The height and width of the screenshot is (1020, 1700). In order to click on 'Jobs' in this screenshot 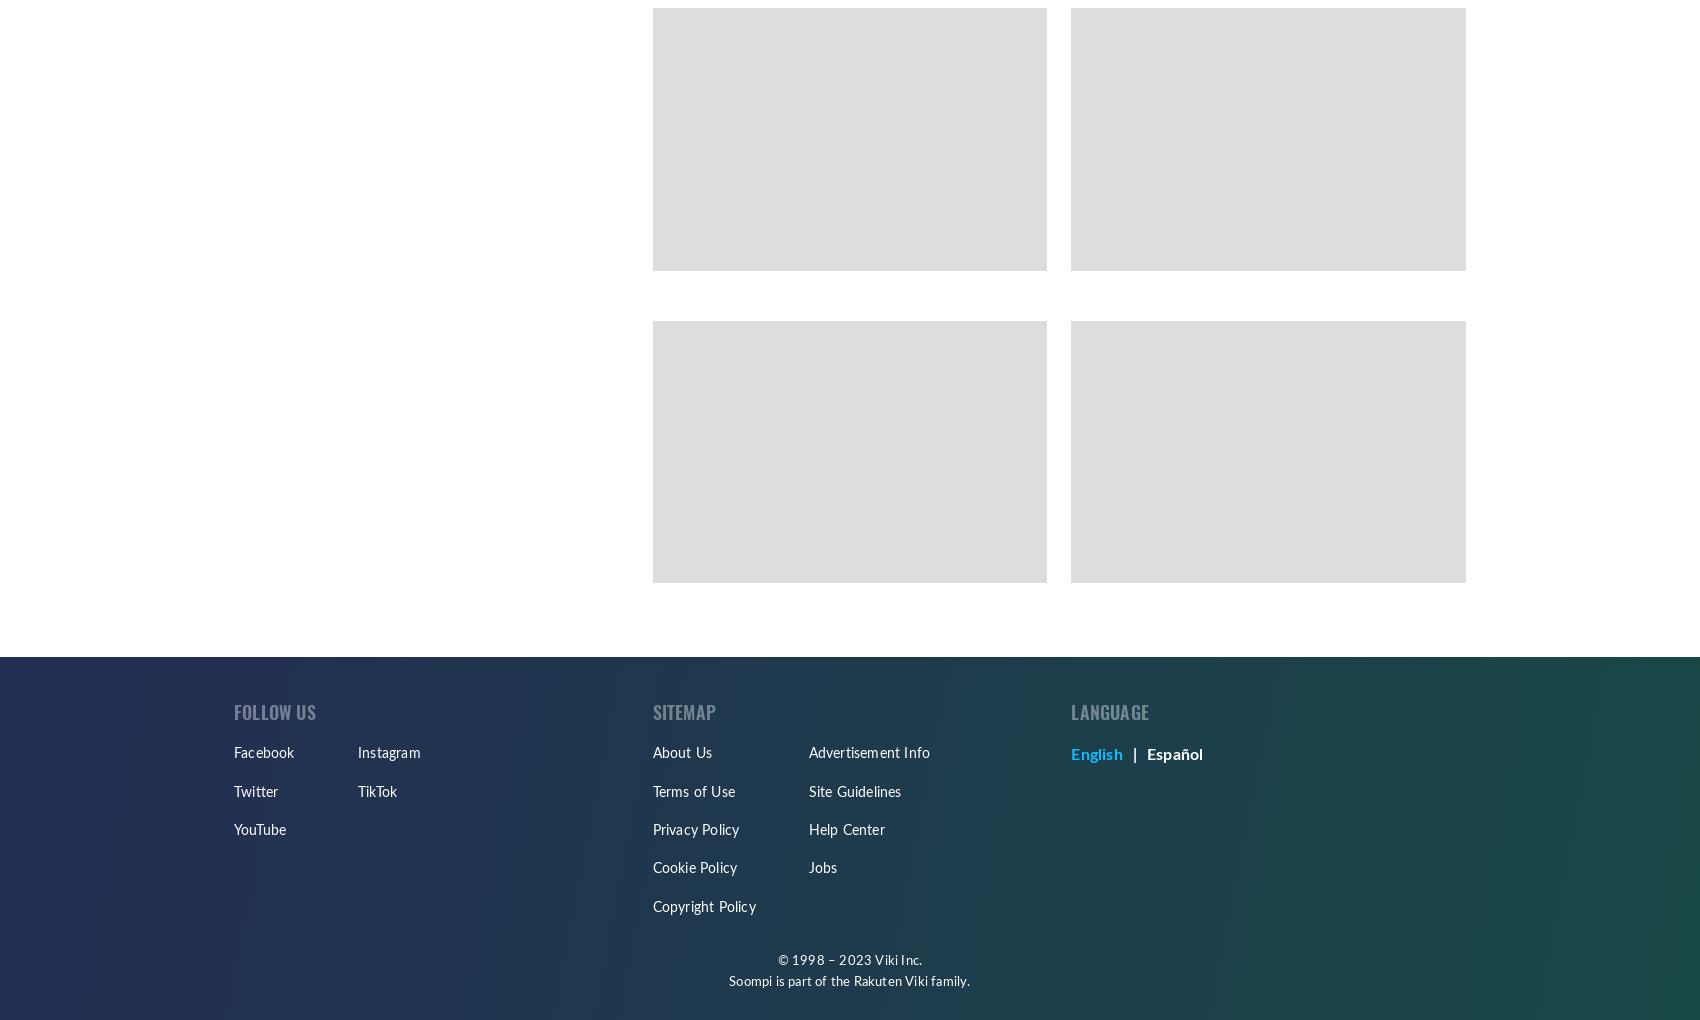, I will do `click(821, 868)`.